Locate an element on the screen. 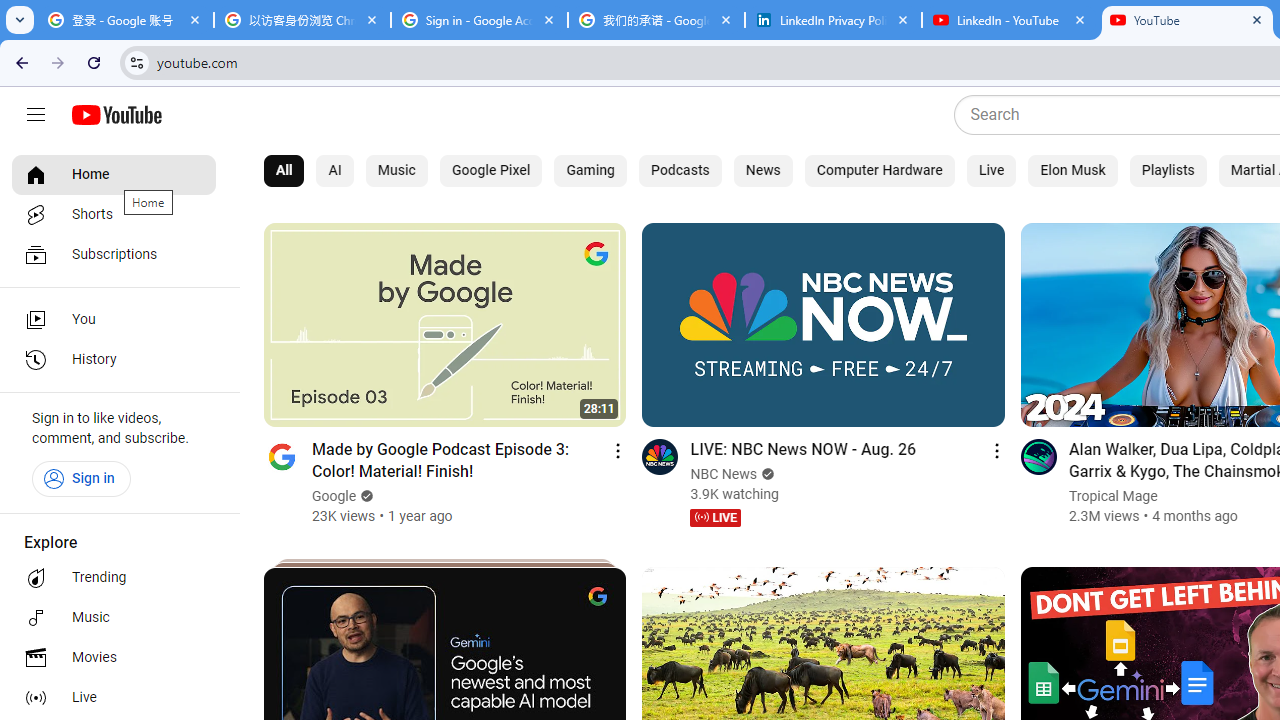 The height and width of the screenshot is (720, 1280). 'Google Pixel' is located at coordinates (490, 170).